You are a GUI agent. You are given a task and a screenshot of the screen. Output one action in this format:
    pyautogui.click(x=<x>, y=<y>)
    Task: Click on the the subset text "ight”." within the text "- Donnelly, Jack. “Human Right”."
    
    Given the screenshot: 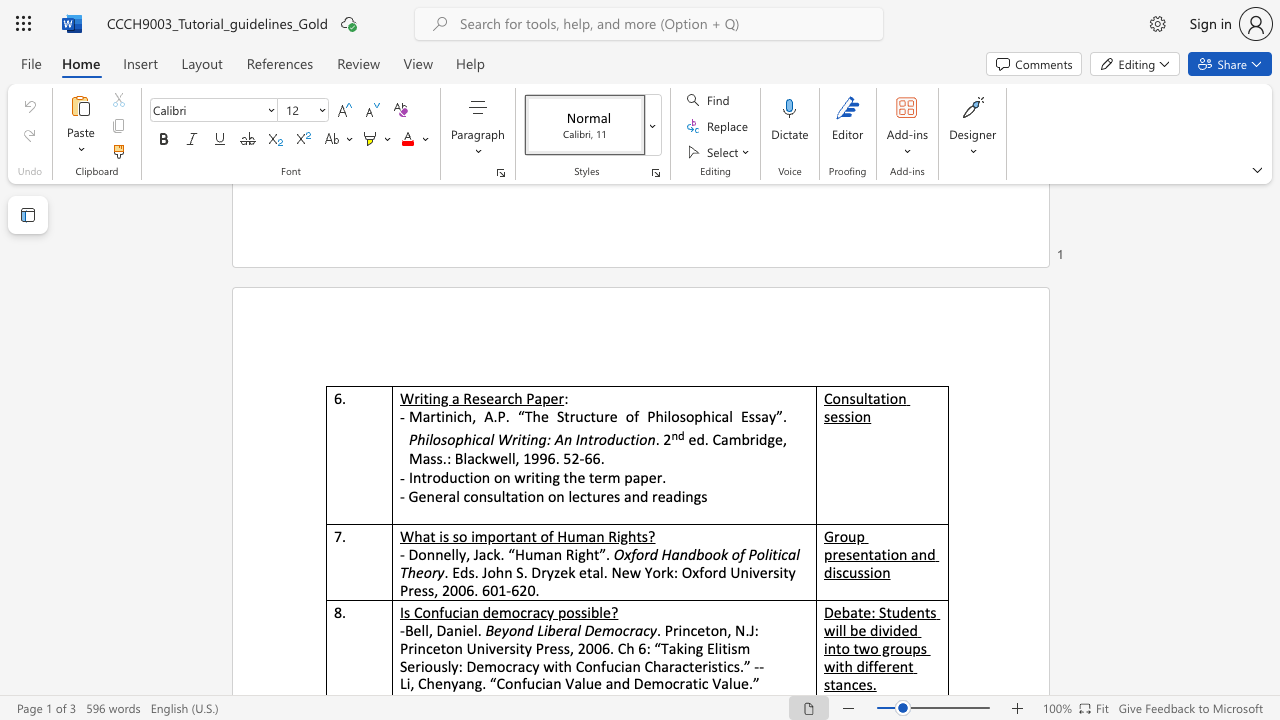 What is the action you would take?
    pyautogui.click(x=573, y=554)
    